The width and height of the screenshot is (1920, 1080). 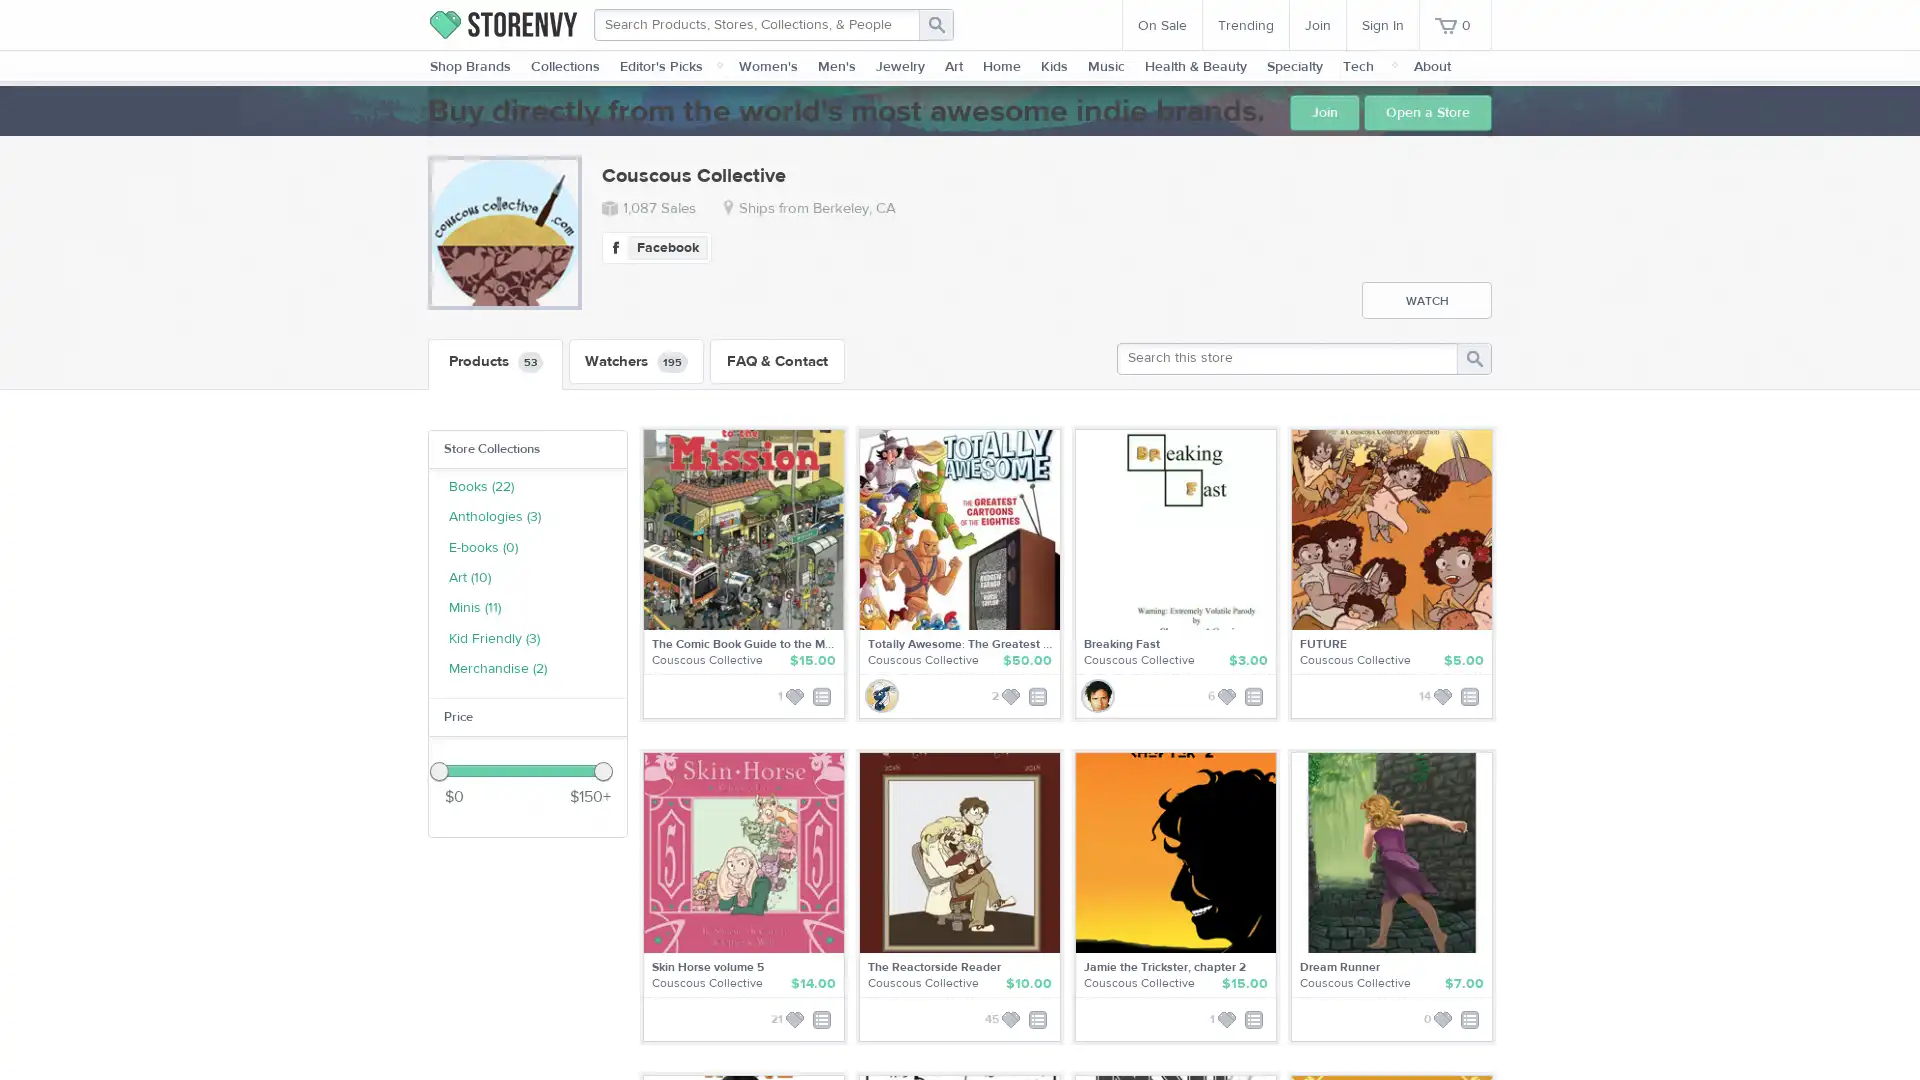 What do you see at coordinates (1473, 357) in the screenshot?
I see `Search` at bounding box center [1473, 357].